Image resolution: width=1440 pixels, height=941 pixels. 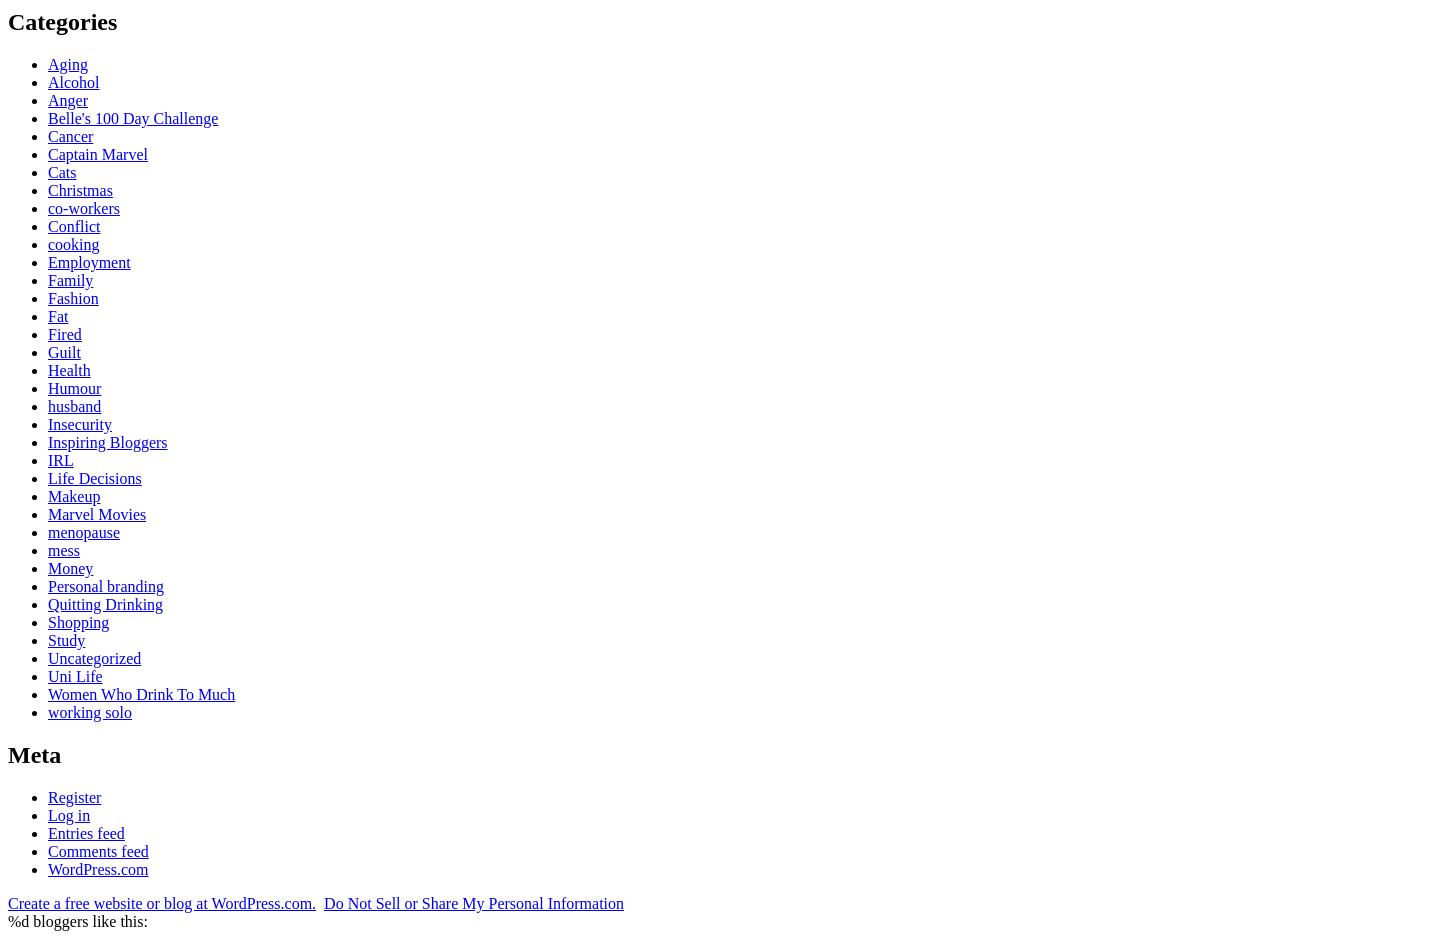 What do you see at coordinates (73, 80) in the screenshot?
I see `'Alcohol'` at bounding box center [73, 80].